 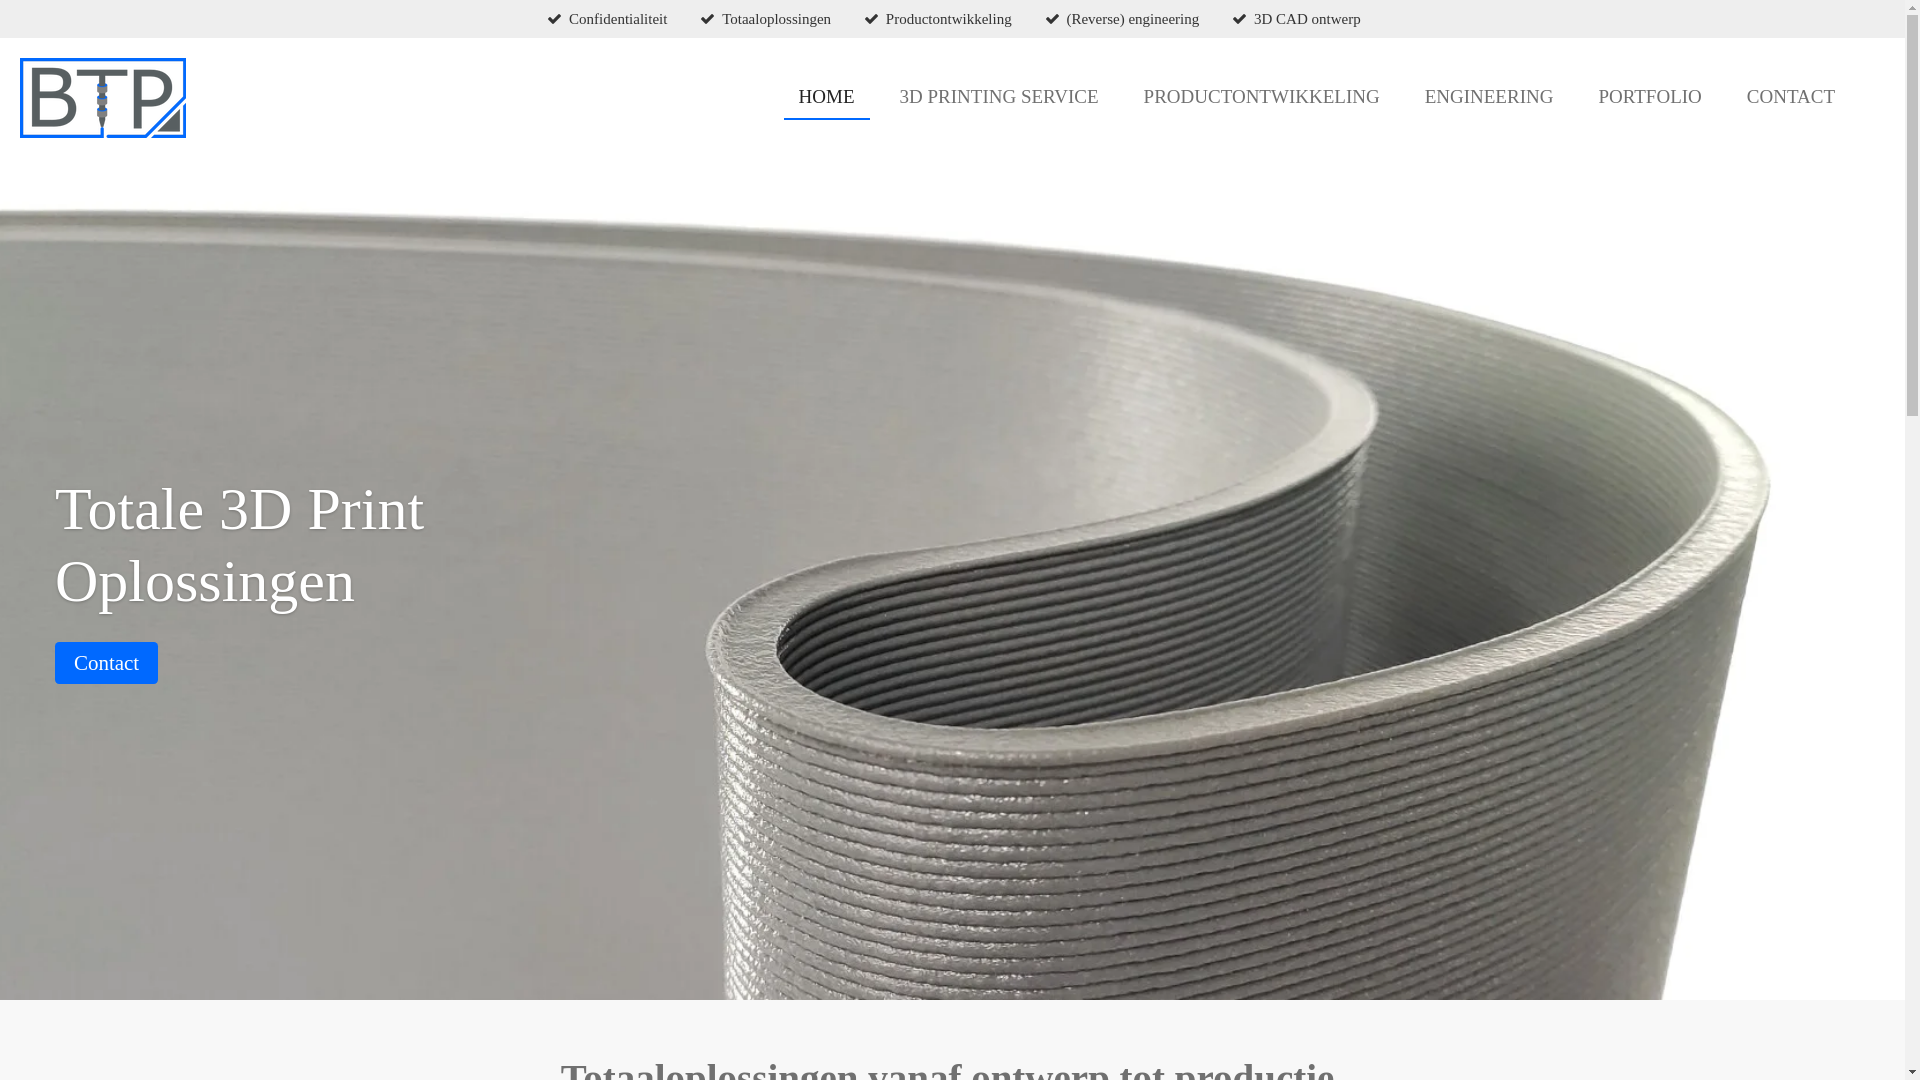 What do you see at coordinates (826, 97) in the screenshot?
I see `'HOME'` at bounding box center [826, 97].